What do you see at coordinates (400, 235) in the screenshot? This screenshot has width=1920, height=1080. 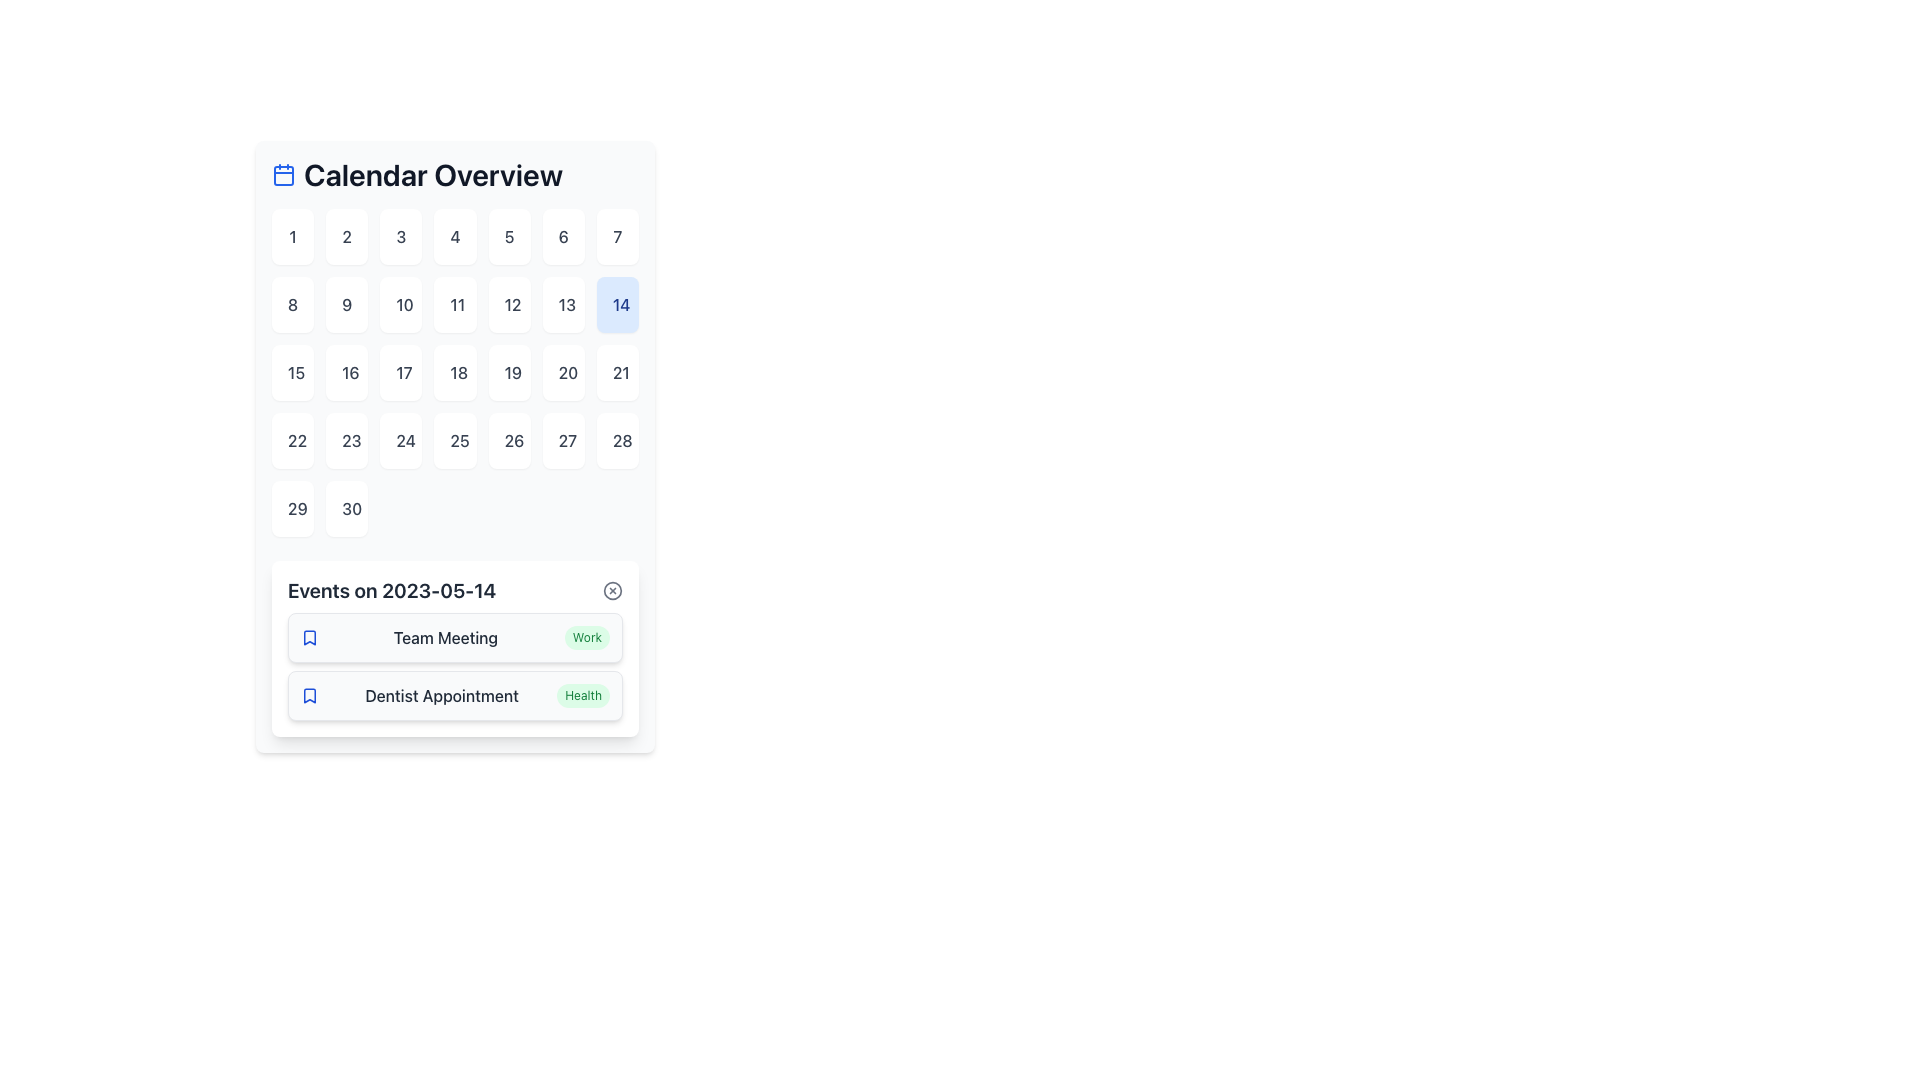 I see `the square button labeled '3' in the calendar view` at bounding box center [400, 235].